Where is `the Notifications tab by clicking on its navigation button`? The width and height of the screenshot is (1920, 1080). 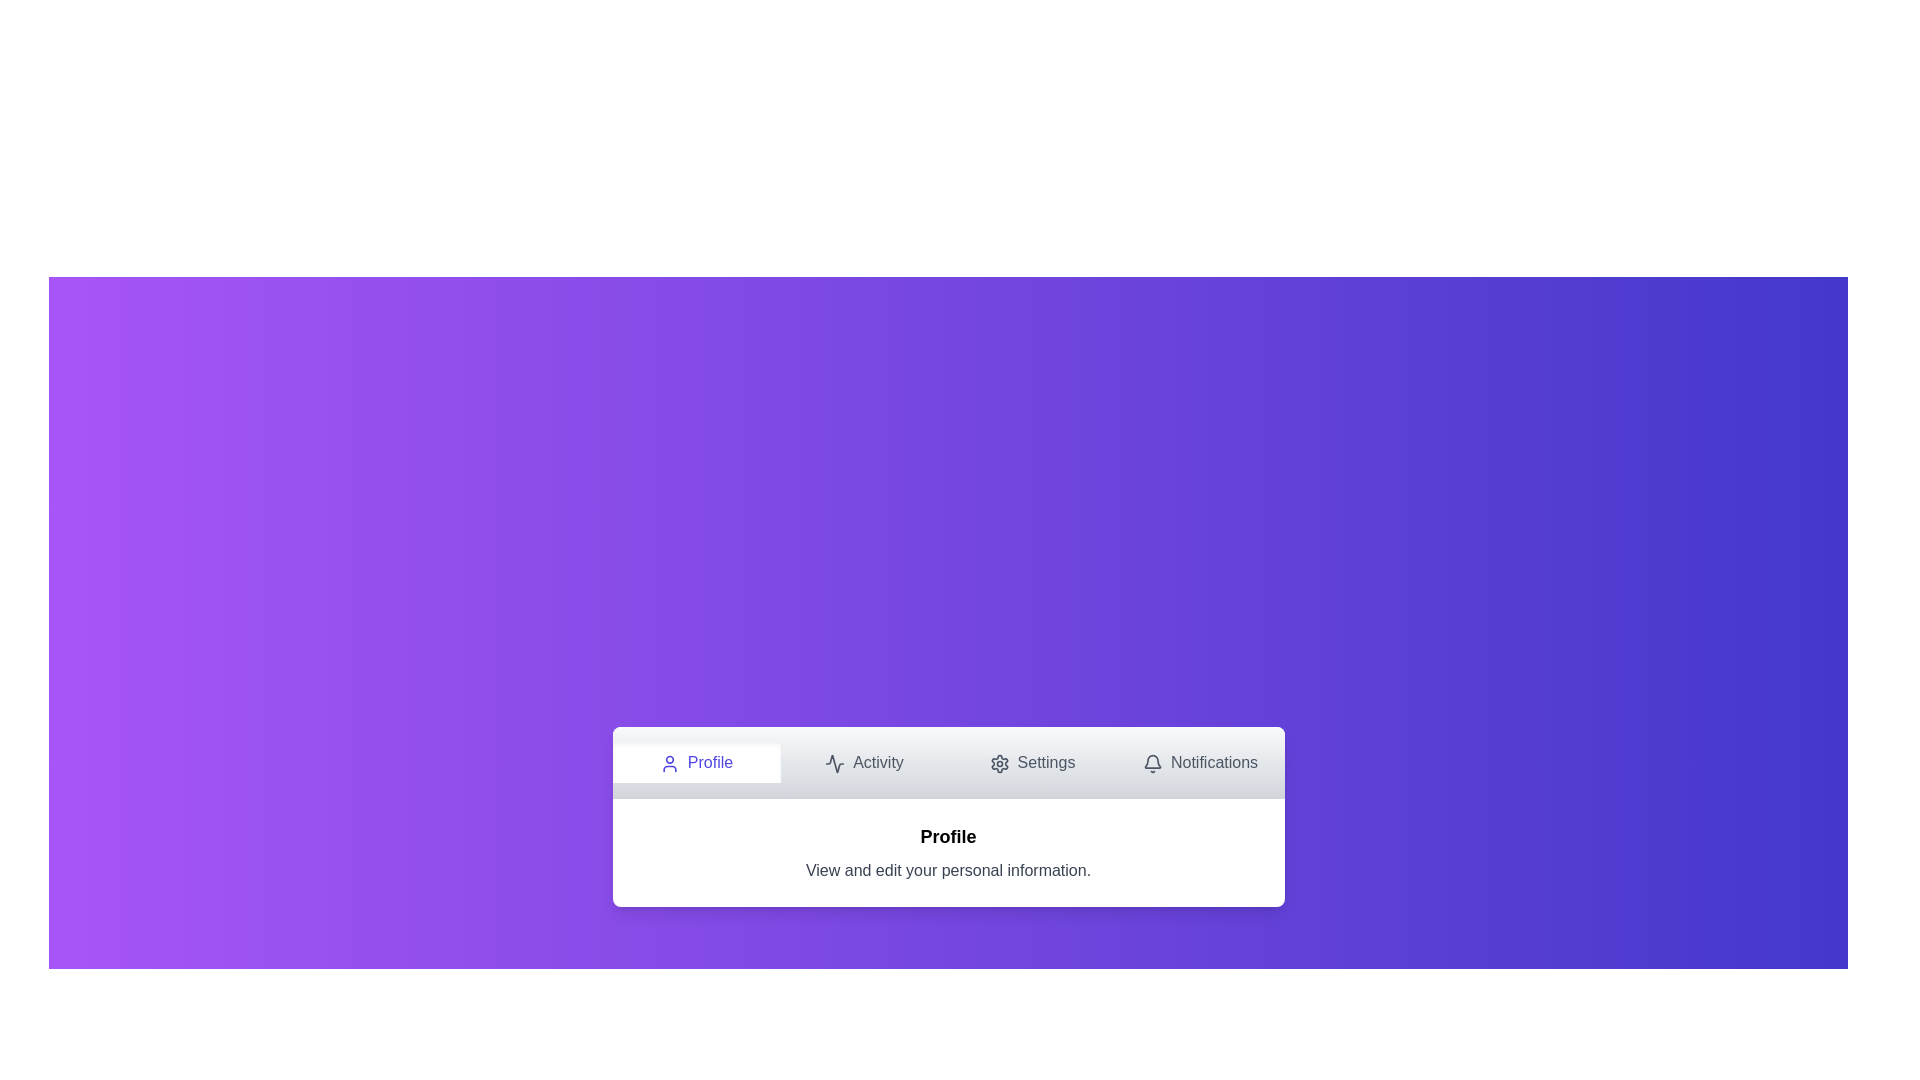
the Notifications tab by clicking on its navigation button is located at coordinates (1200, 763).